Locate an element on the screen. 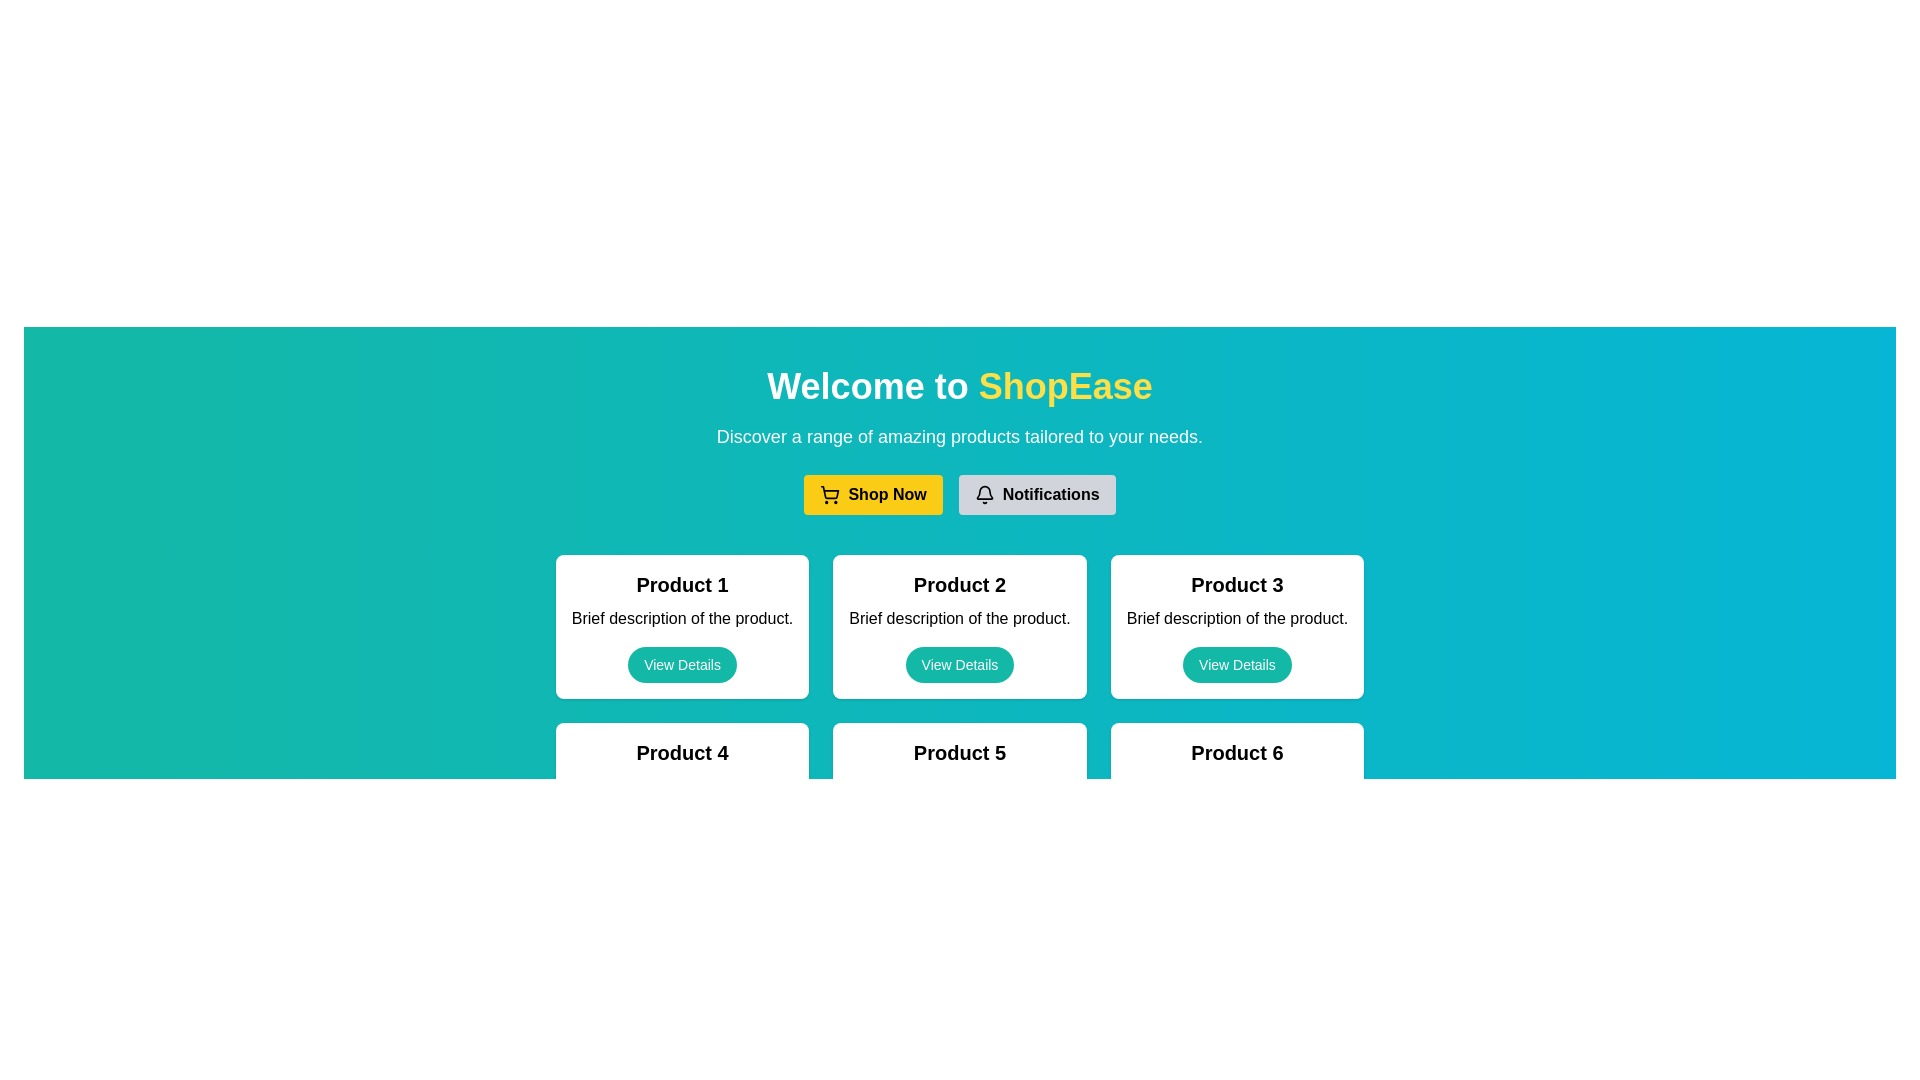  the text 'Brief description of the product.' located in the card titled 'Product 4', positioned directly below the title and above the 'View Details' button is located at coordinates (682, 785).